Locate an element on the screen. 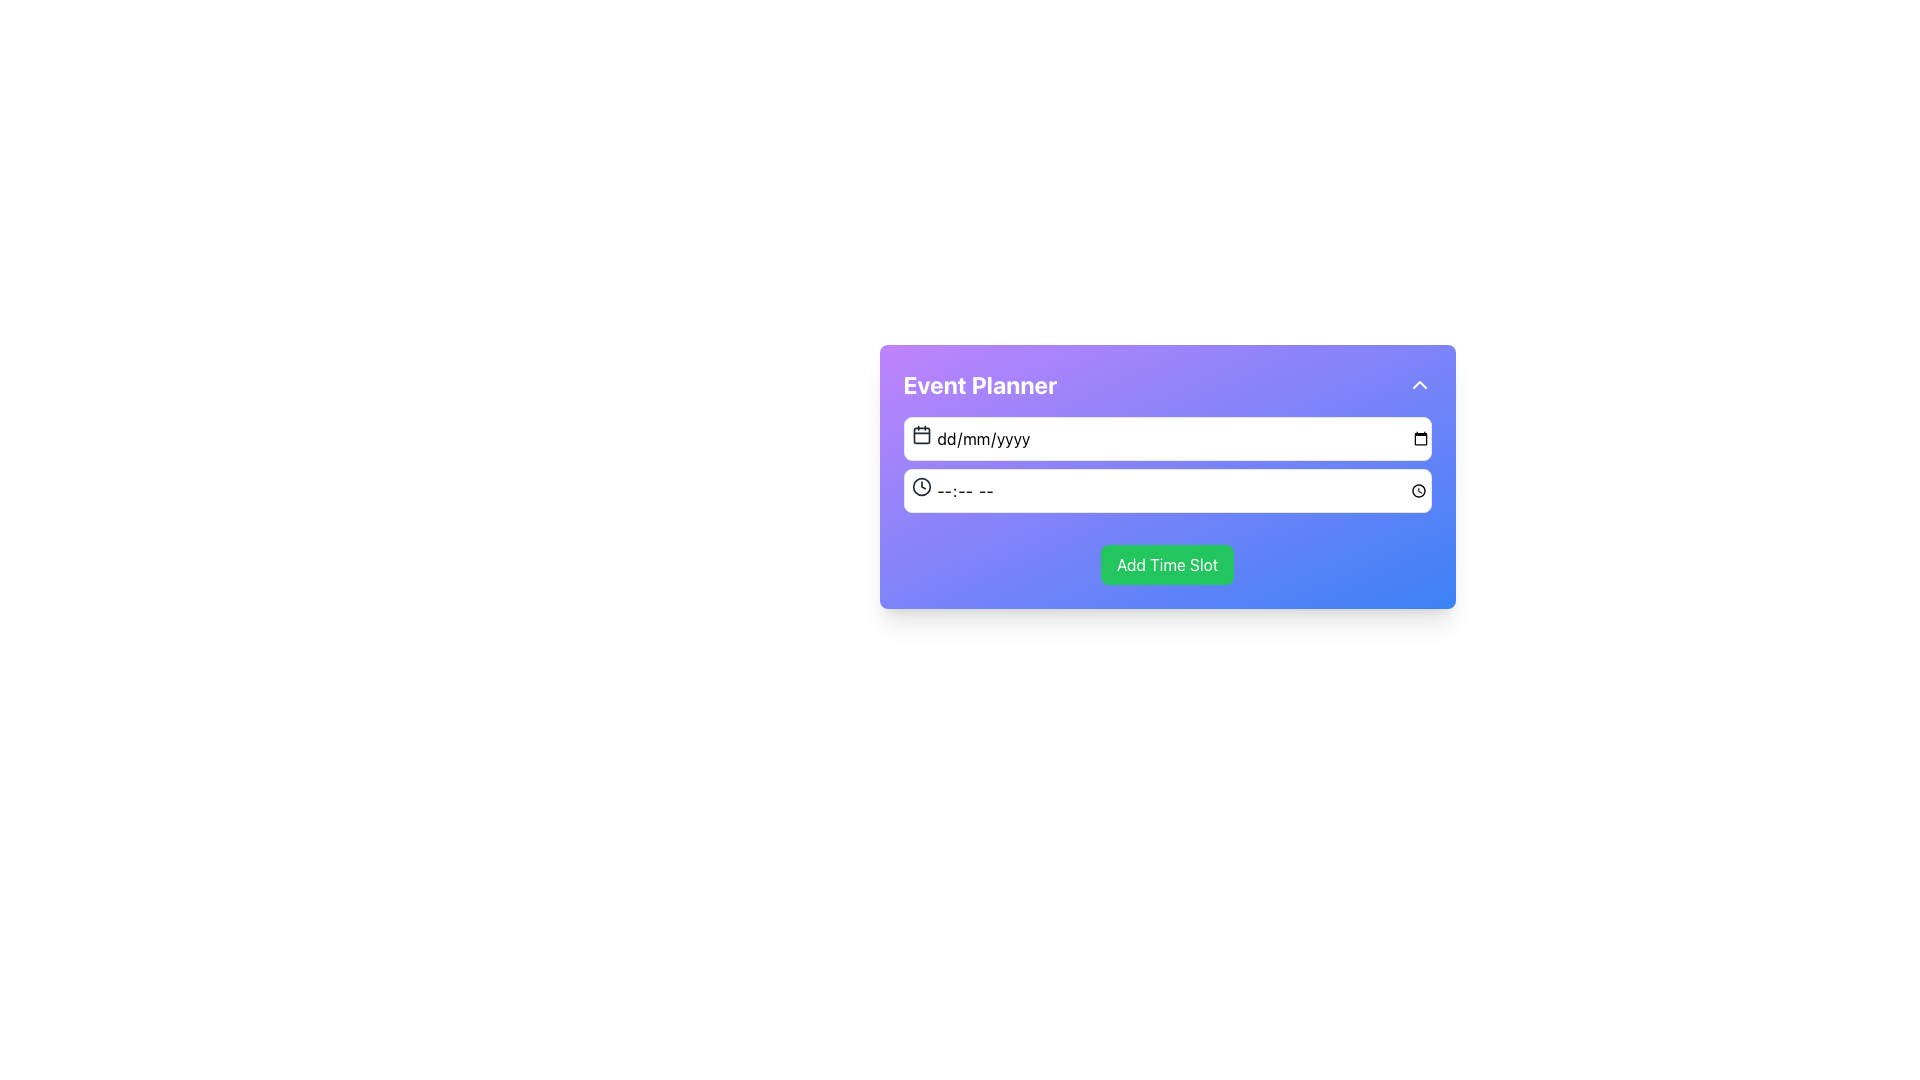 Image resolution: width=1920 pixels, height=1080 pixels. to focus on the time input field of the composite input element, which consists of a date picker and a time picker, located underneath the 'Event Planner' title and above the 'Add Time Slot' button is located at coordinates (1167, 465).